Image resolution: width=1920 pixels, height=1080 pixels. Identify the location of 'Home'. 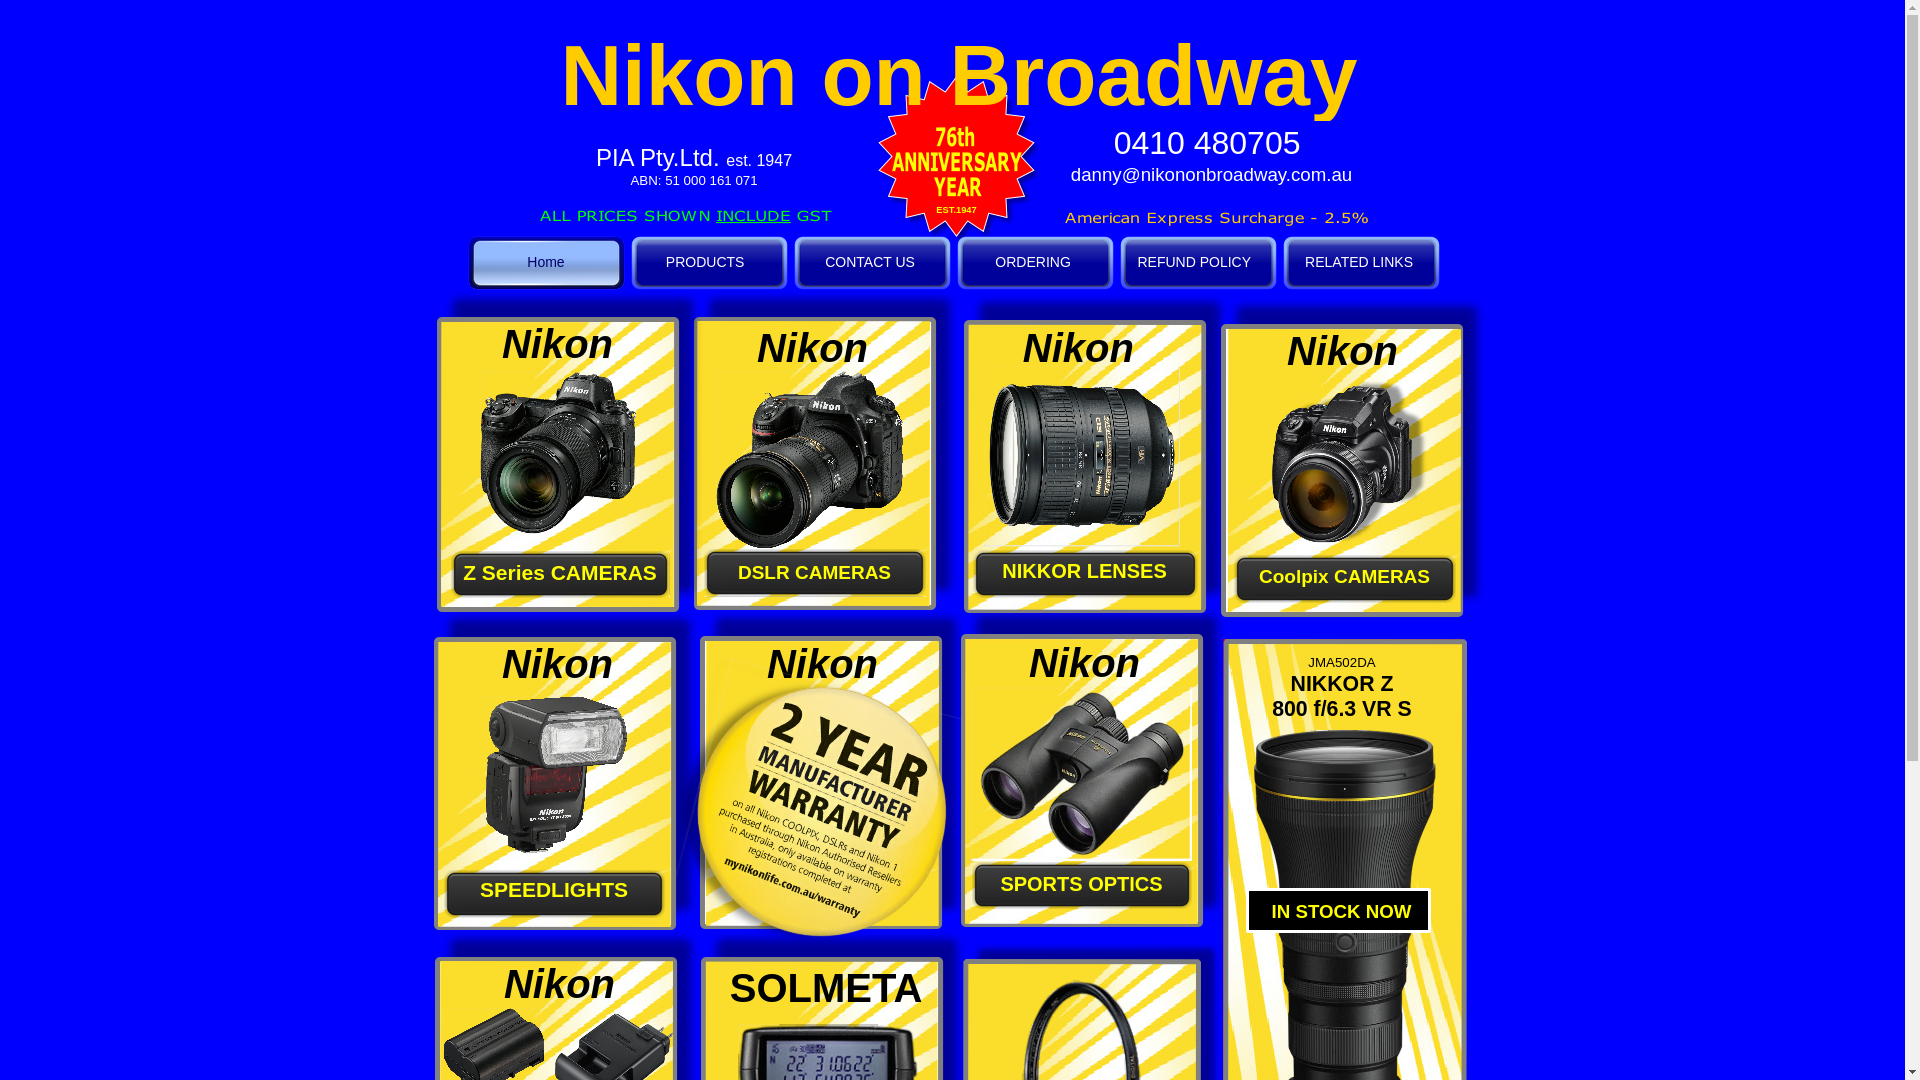
(545, 261).